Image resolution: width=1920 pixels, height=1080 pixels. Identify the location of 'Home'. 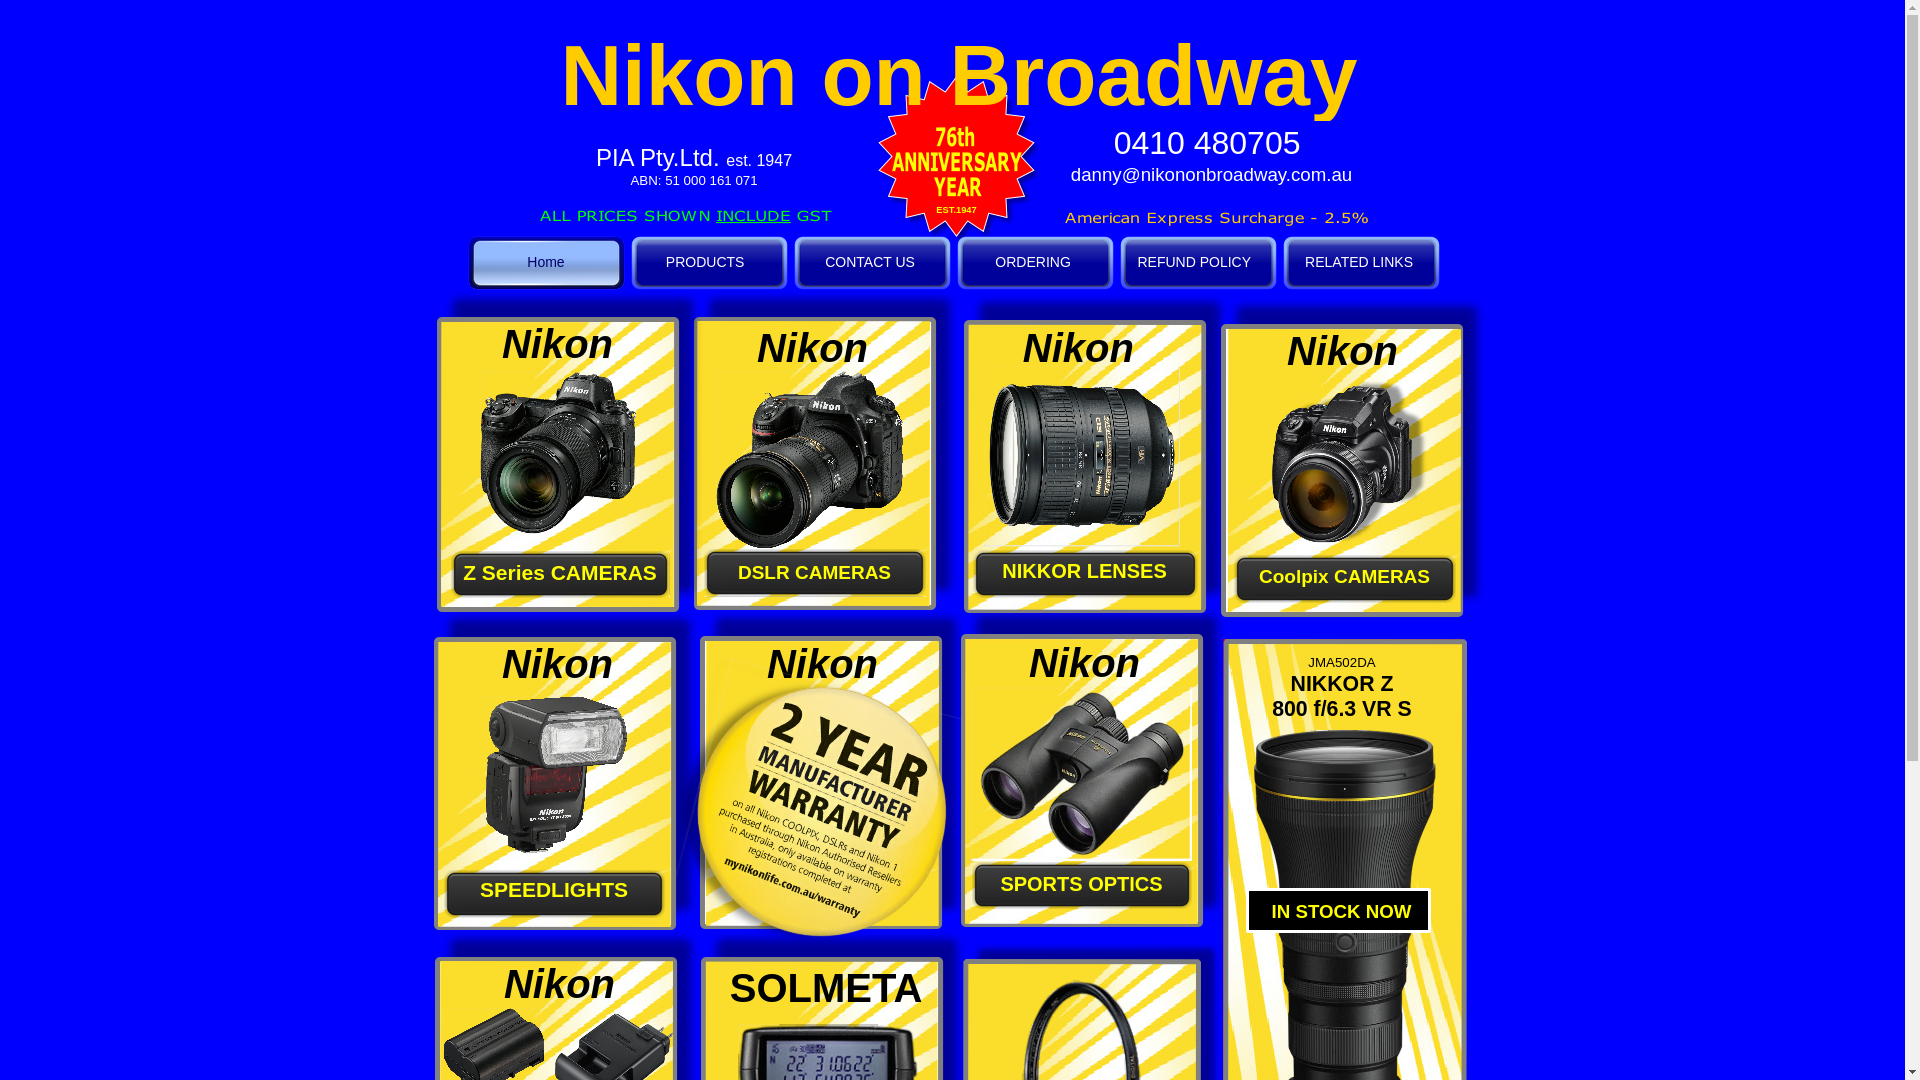
(545, 261).